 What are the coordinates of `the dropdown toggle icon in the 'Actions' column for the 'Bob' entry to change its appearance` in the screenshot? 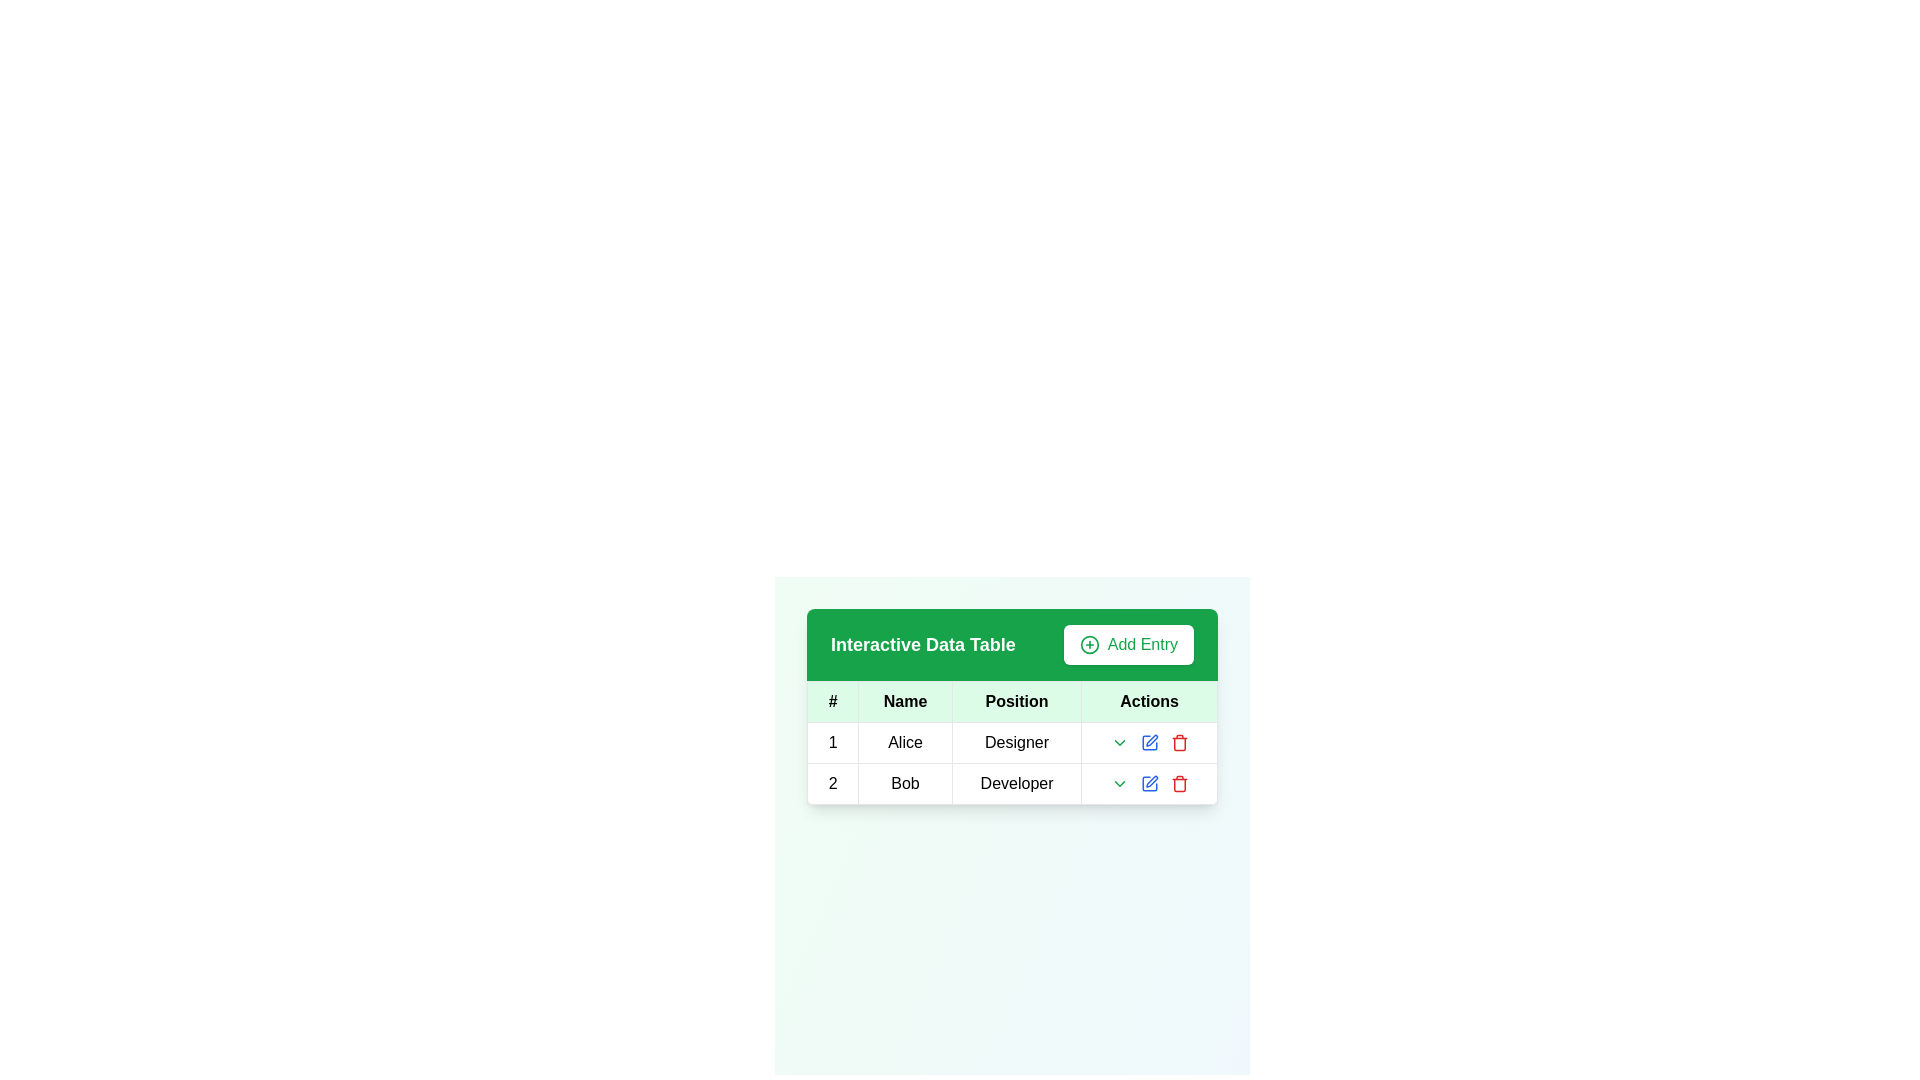 It's located at (1118, 782).